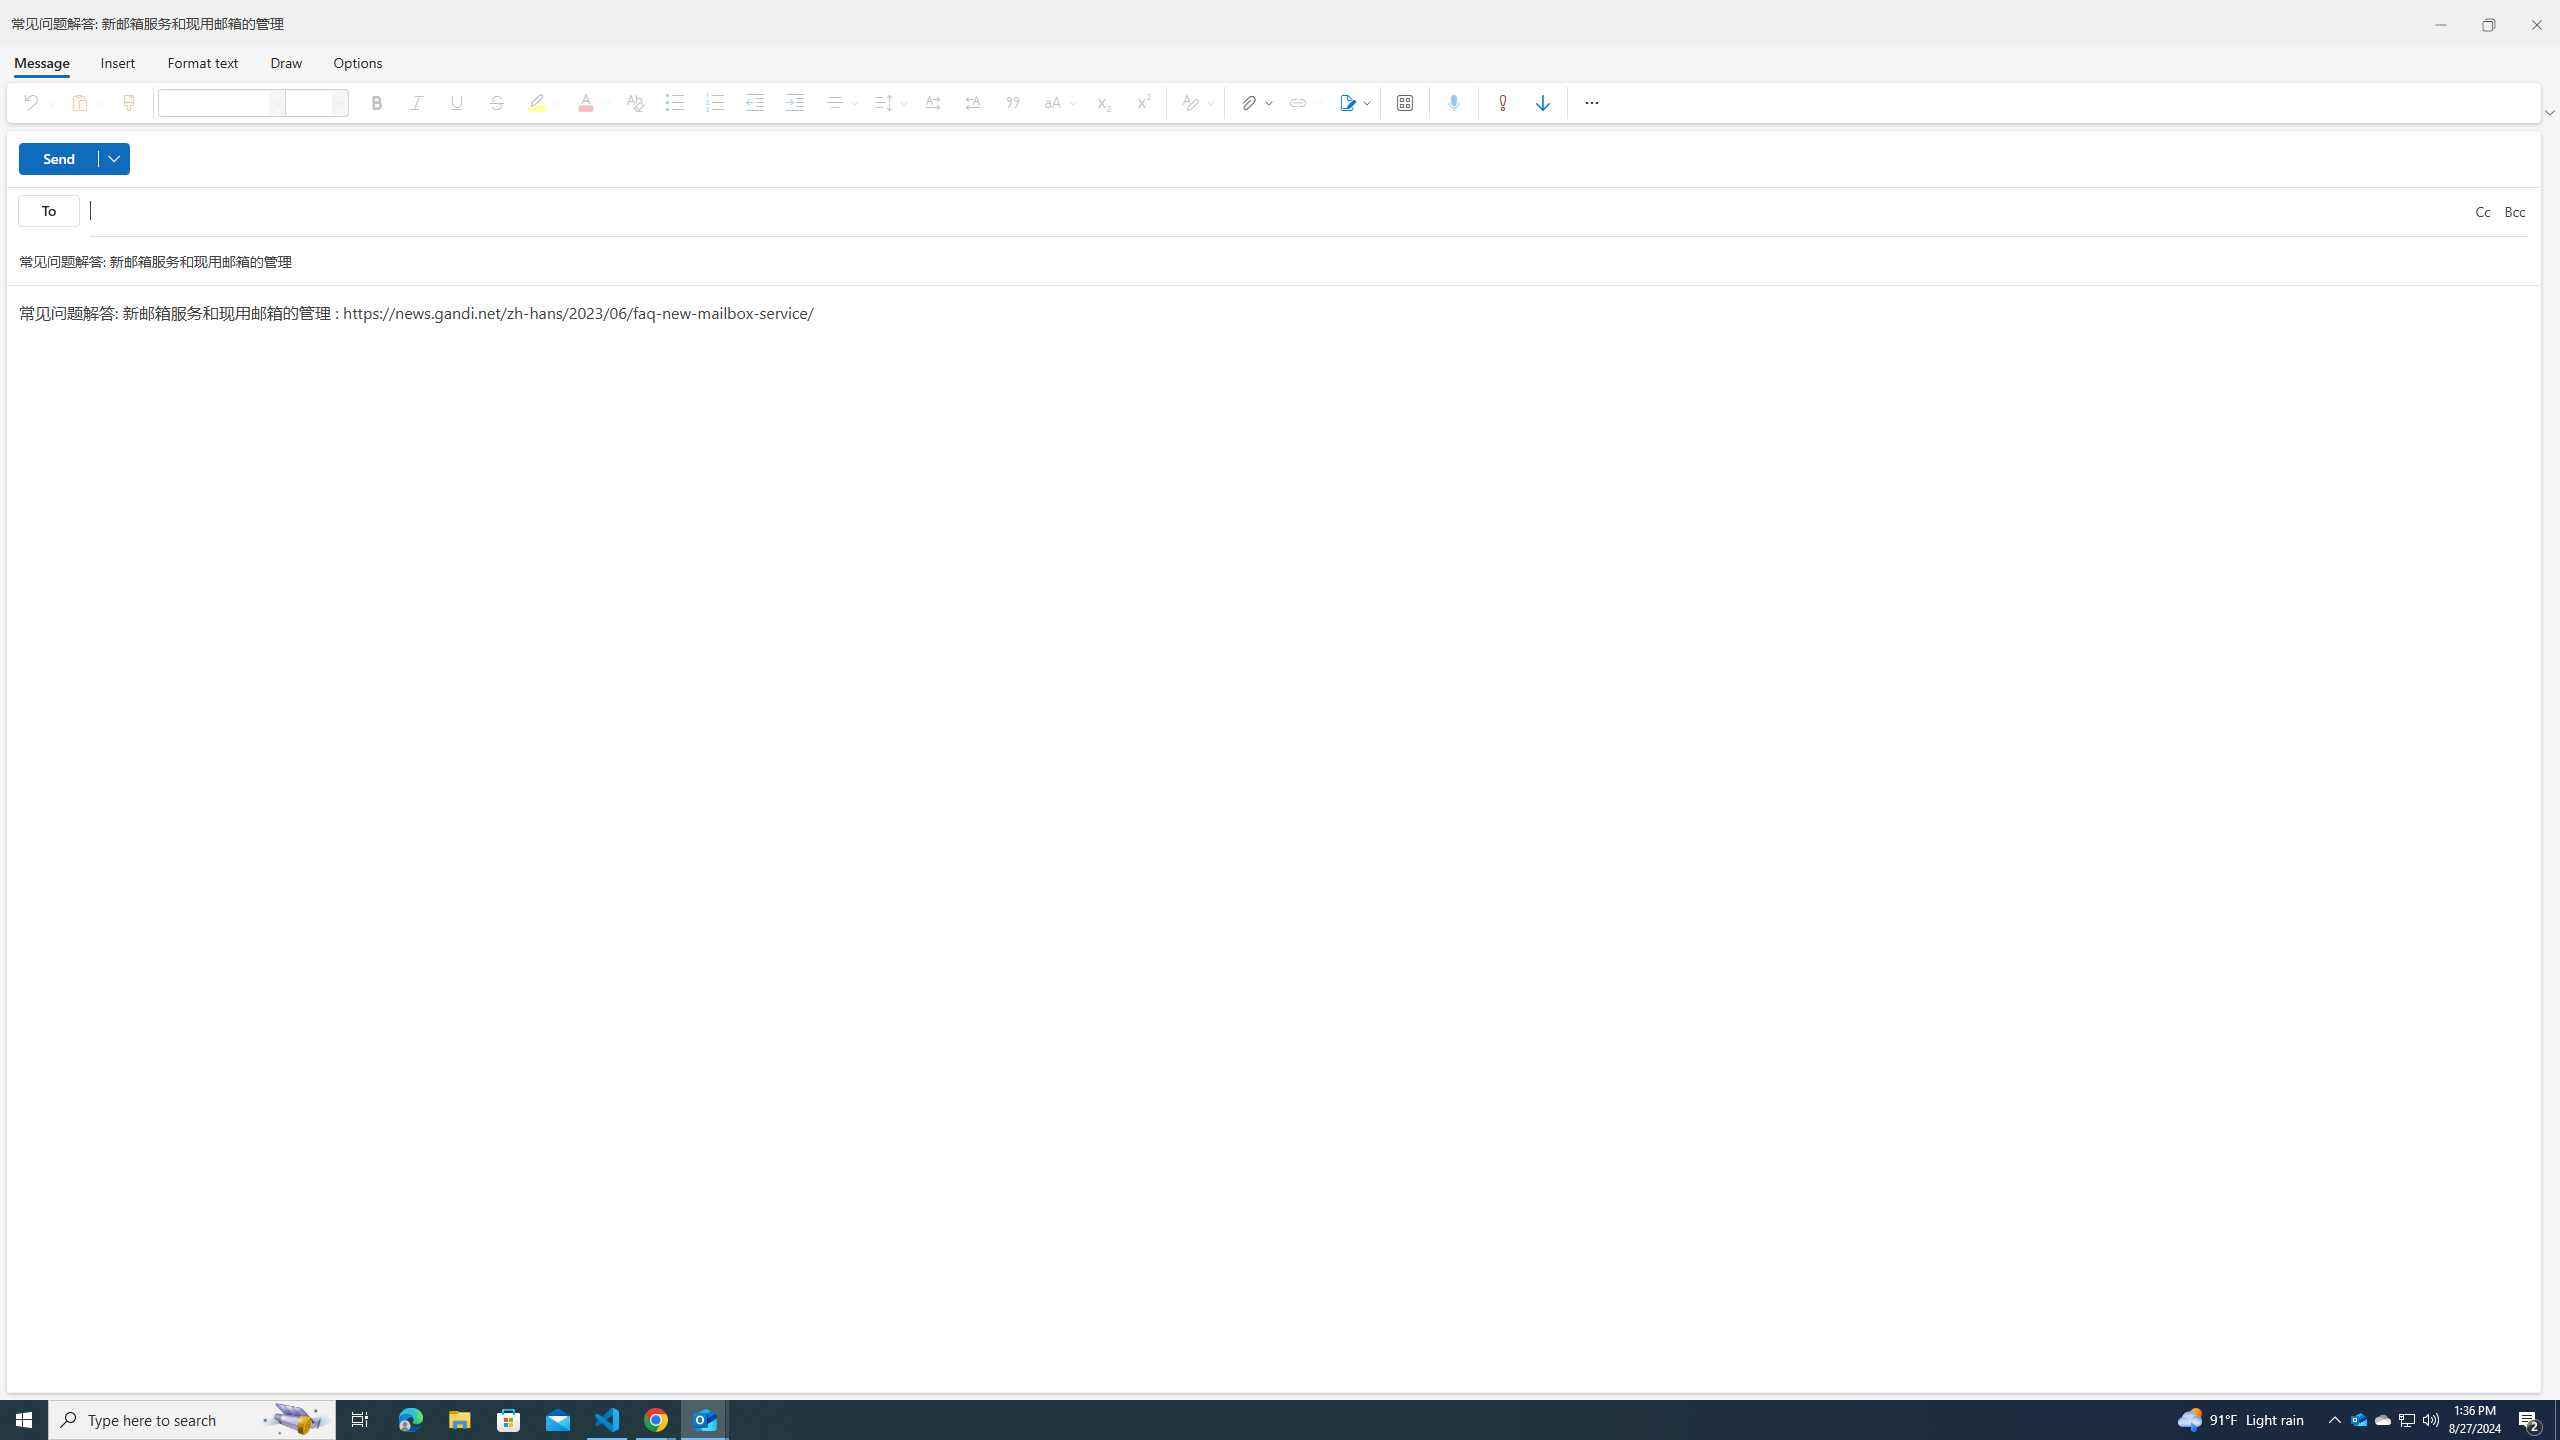  What do you see at coordinates (416, 102) in the screenshot?
I see `'Italic'` at bounding box center [416, 102].